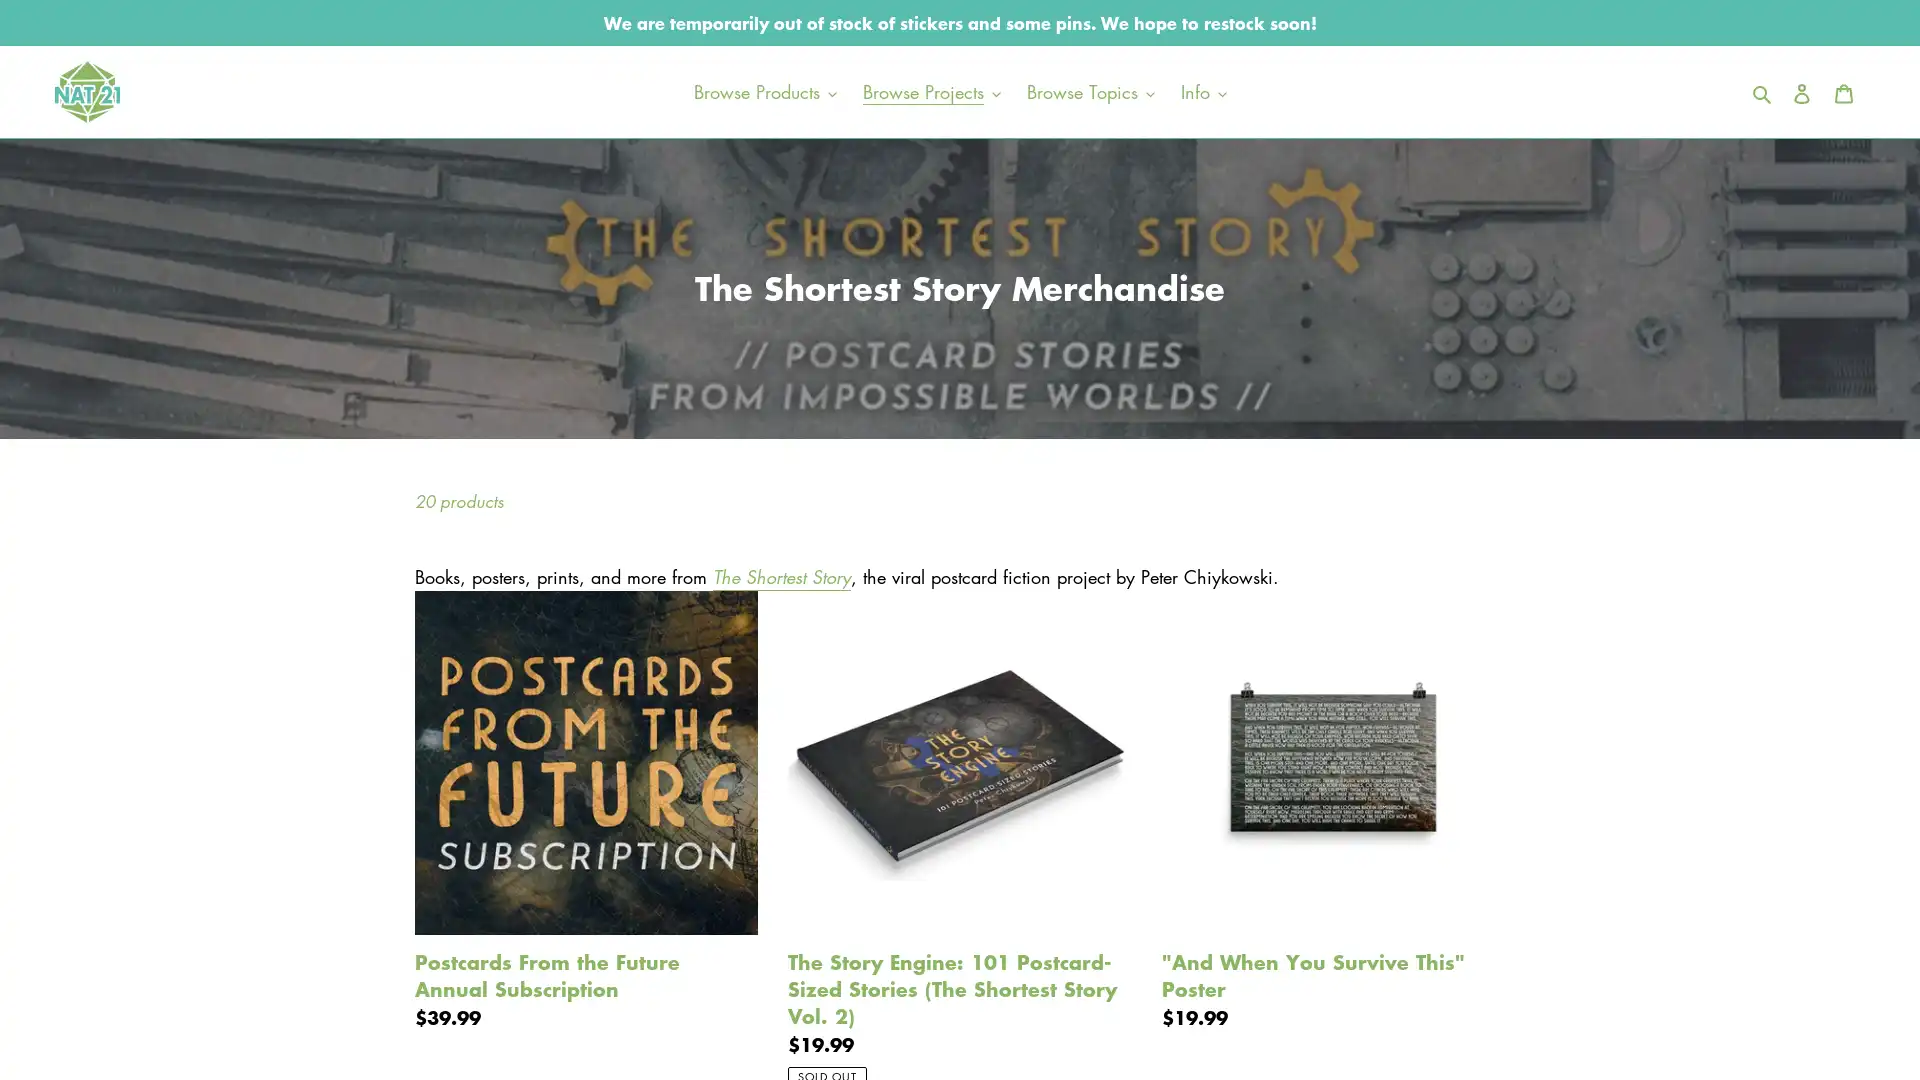  I want to click on Browse Projects, so click(930, 91).